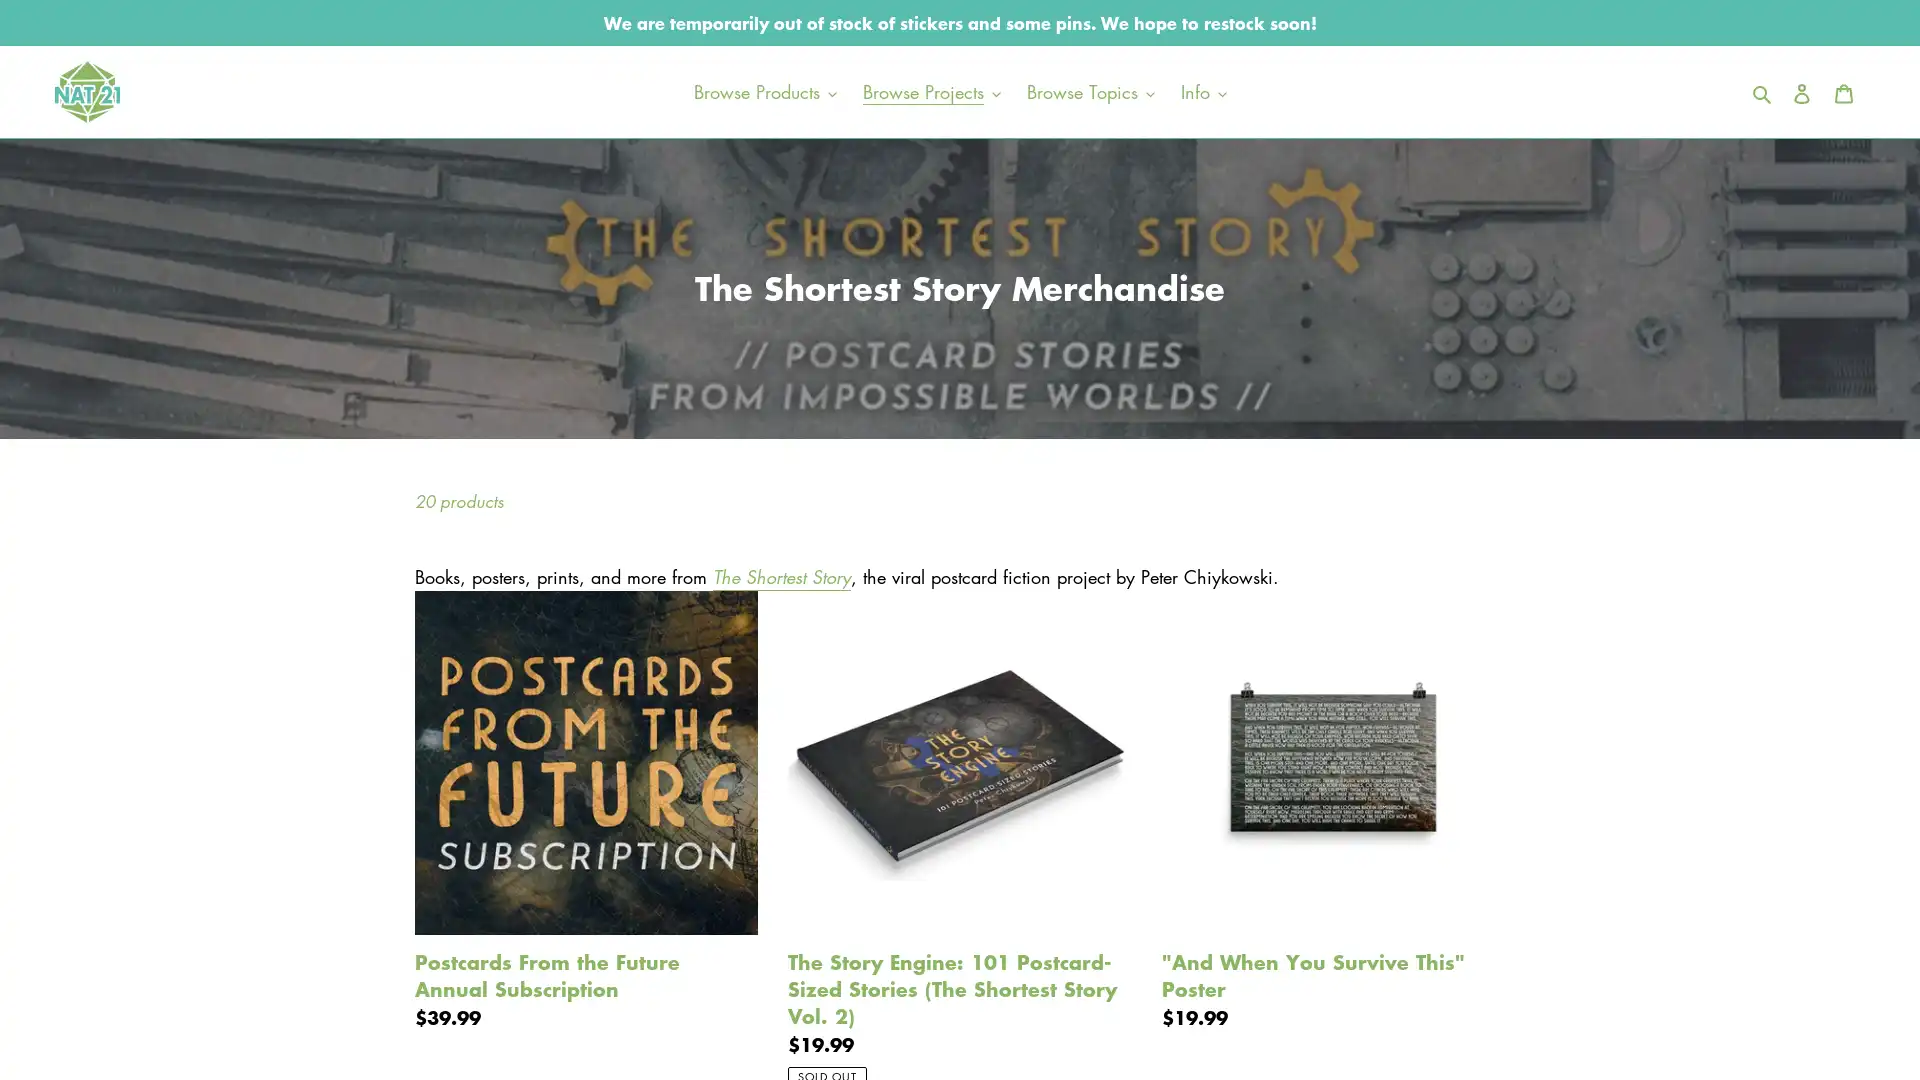  I want to click on Browse Projects, so click(930, 91).